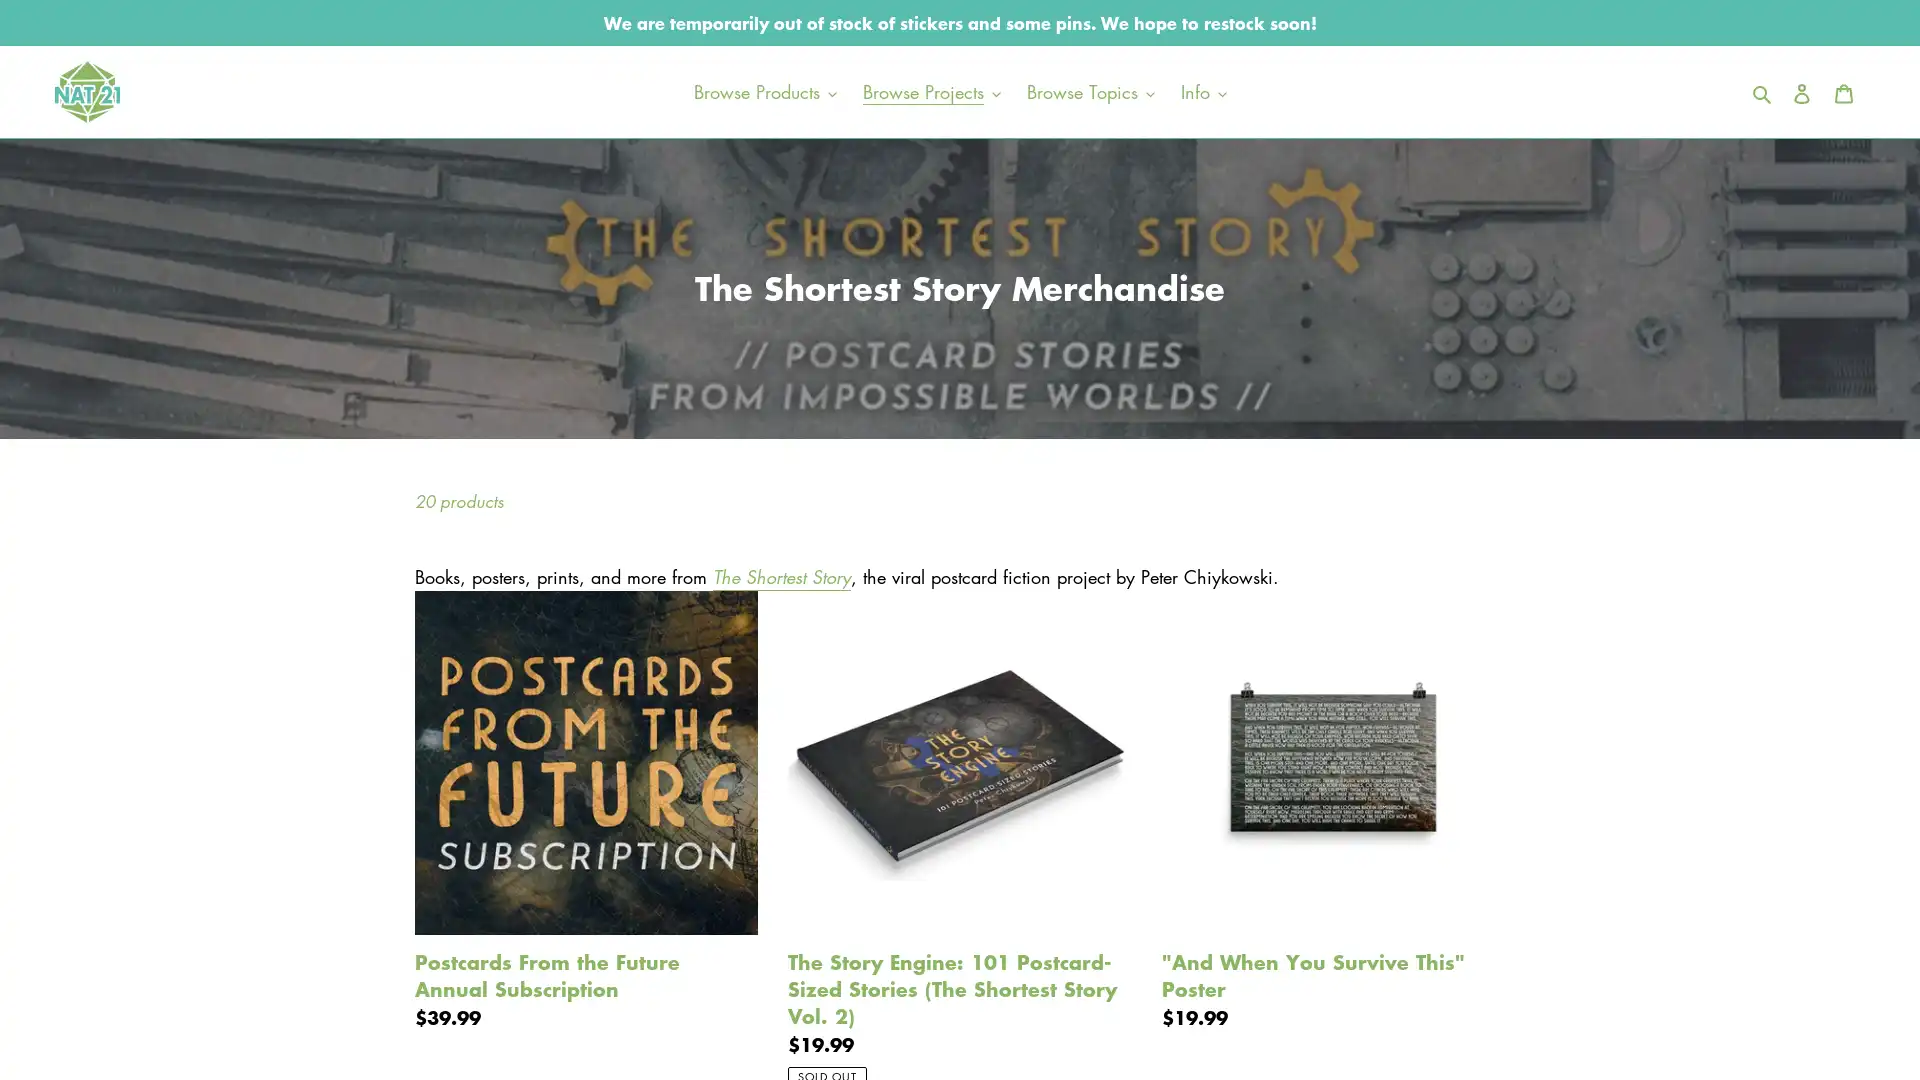  I want to click on Browse Projects, so click(930, 91).